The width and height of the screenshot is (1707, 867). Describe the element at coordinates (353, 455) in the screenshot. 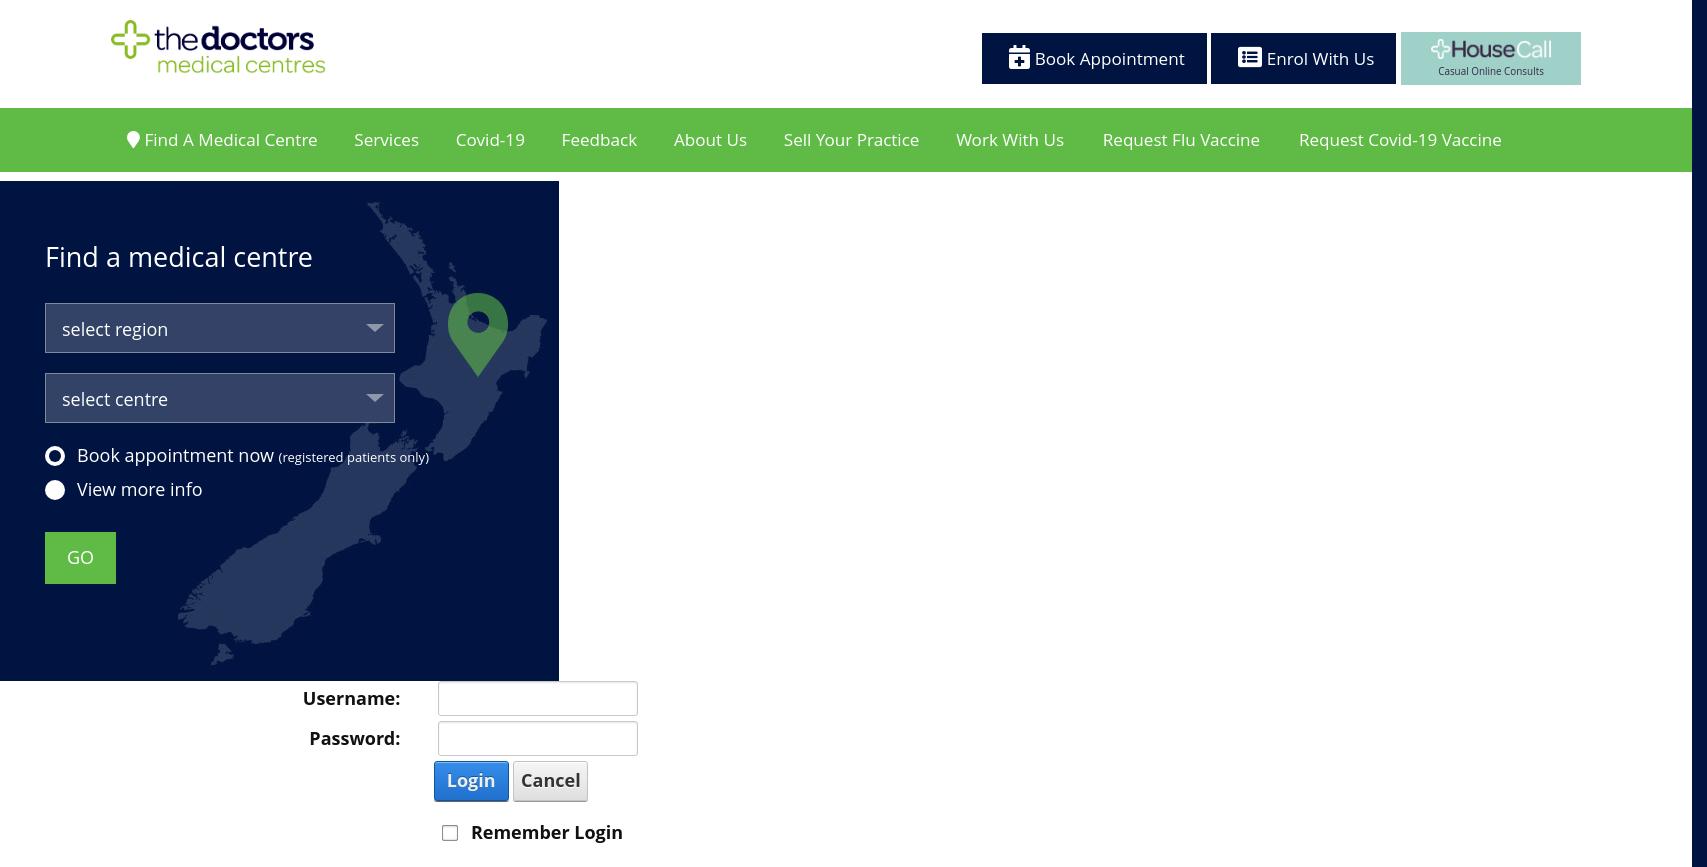

I see `'(registered patients only)'` at that location.